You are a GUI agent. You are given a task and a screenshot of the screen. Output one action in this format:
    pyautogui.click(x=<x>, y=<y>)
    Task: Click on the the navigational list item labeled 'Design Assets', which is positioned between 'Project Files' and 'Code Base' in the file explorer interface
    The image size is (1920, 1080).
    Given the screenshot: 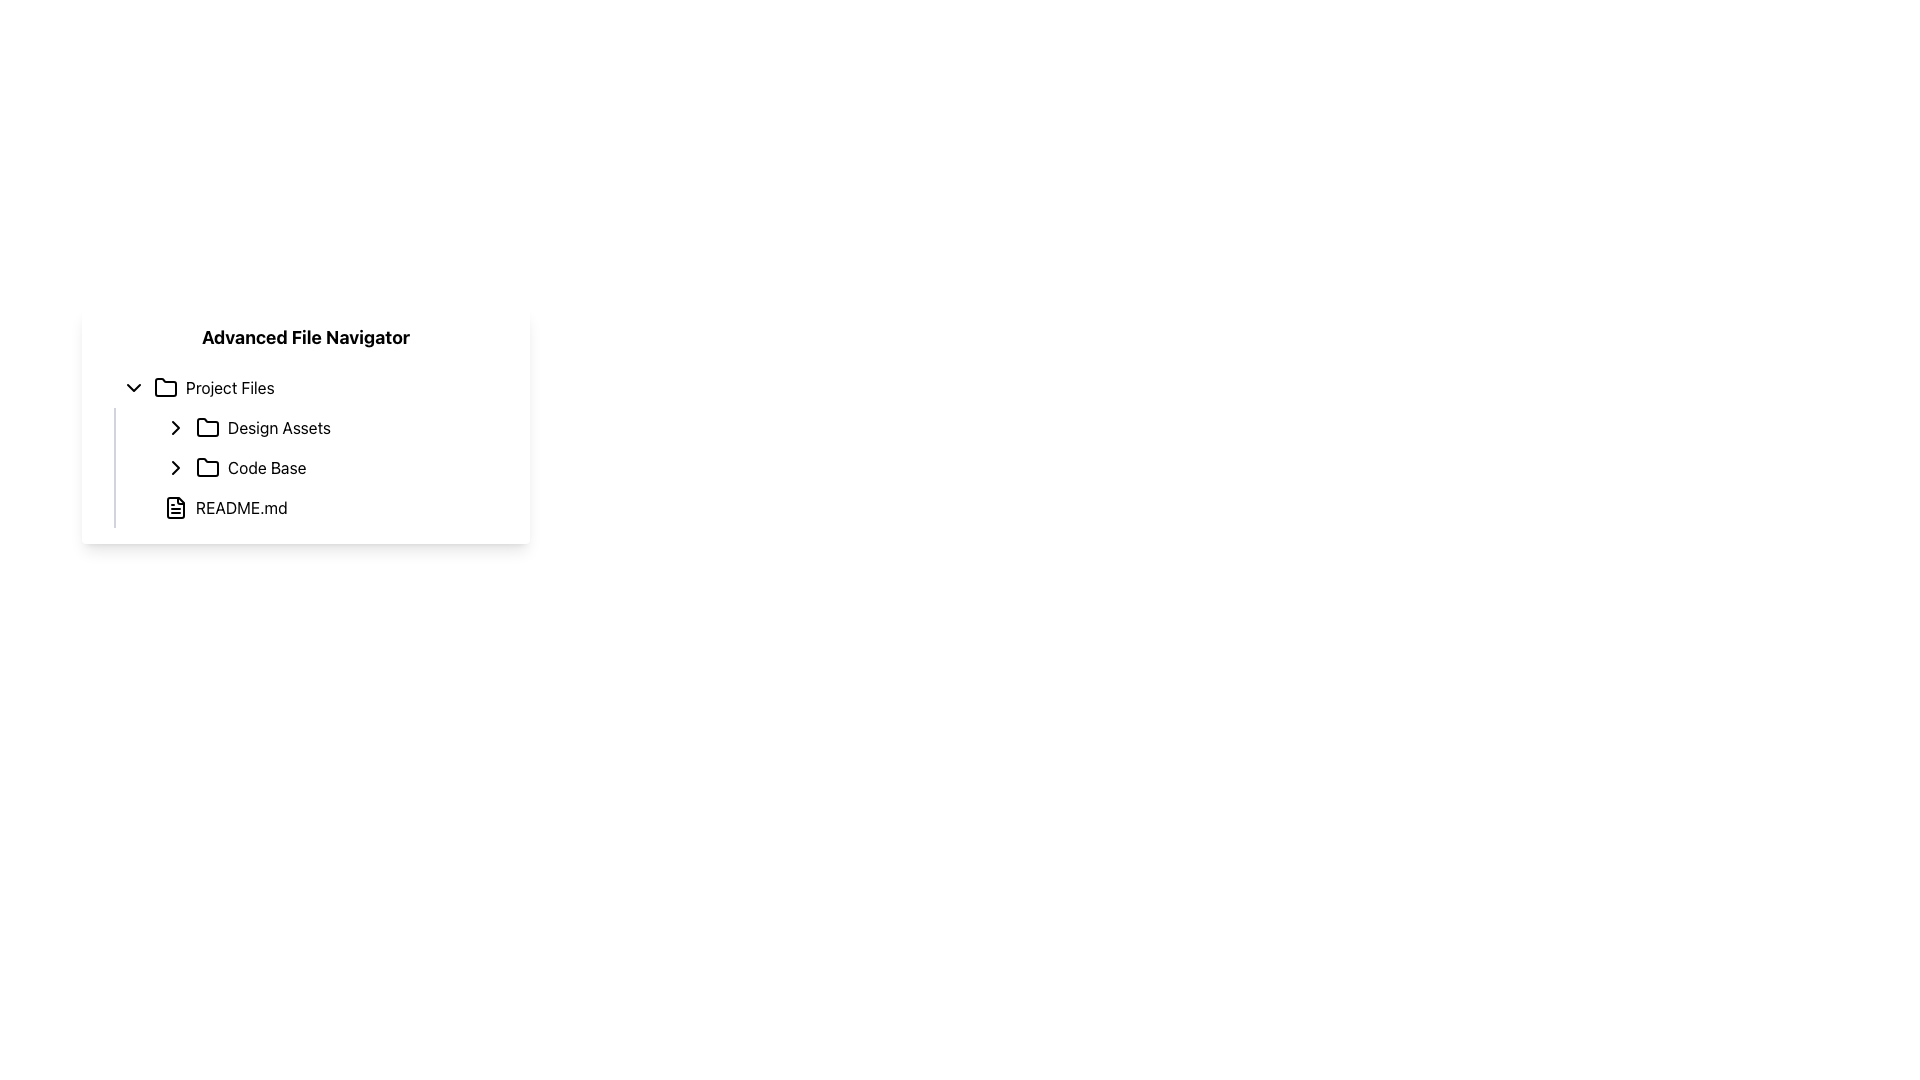 What is the action you would take?
    pyautogui.click(x=326, y=427)
    